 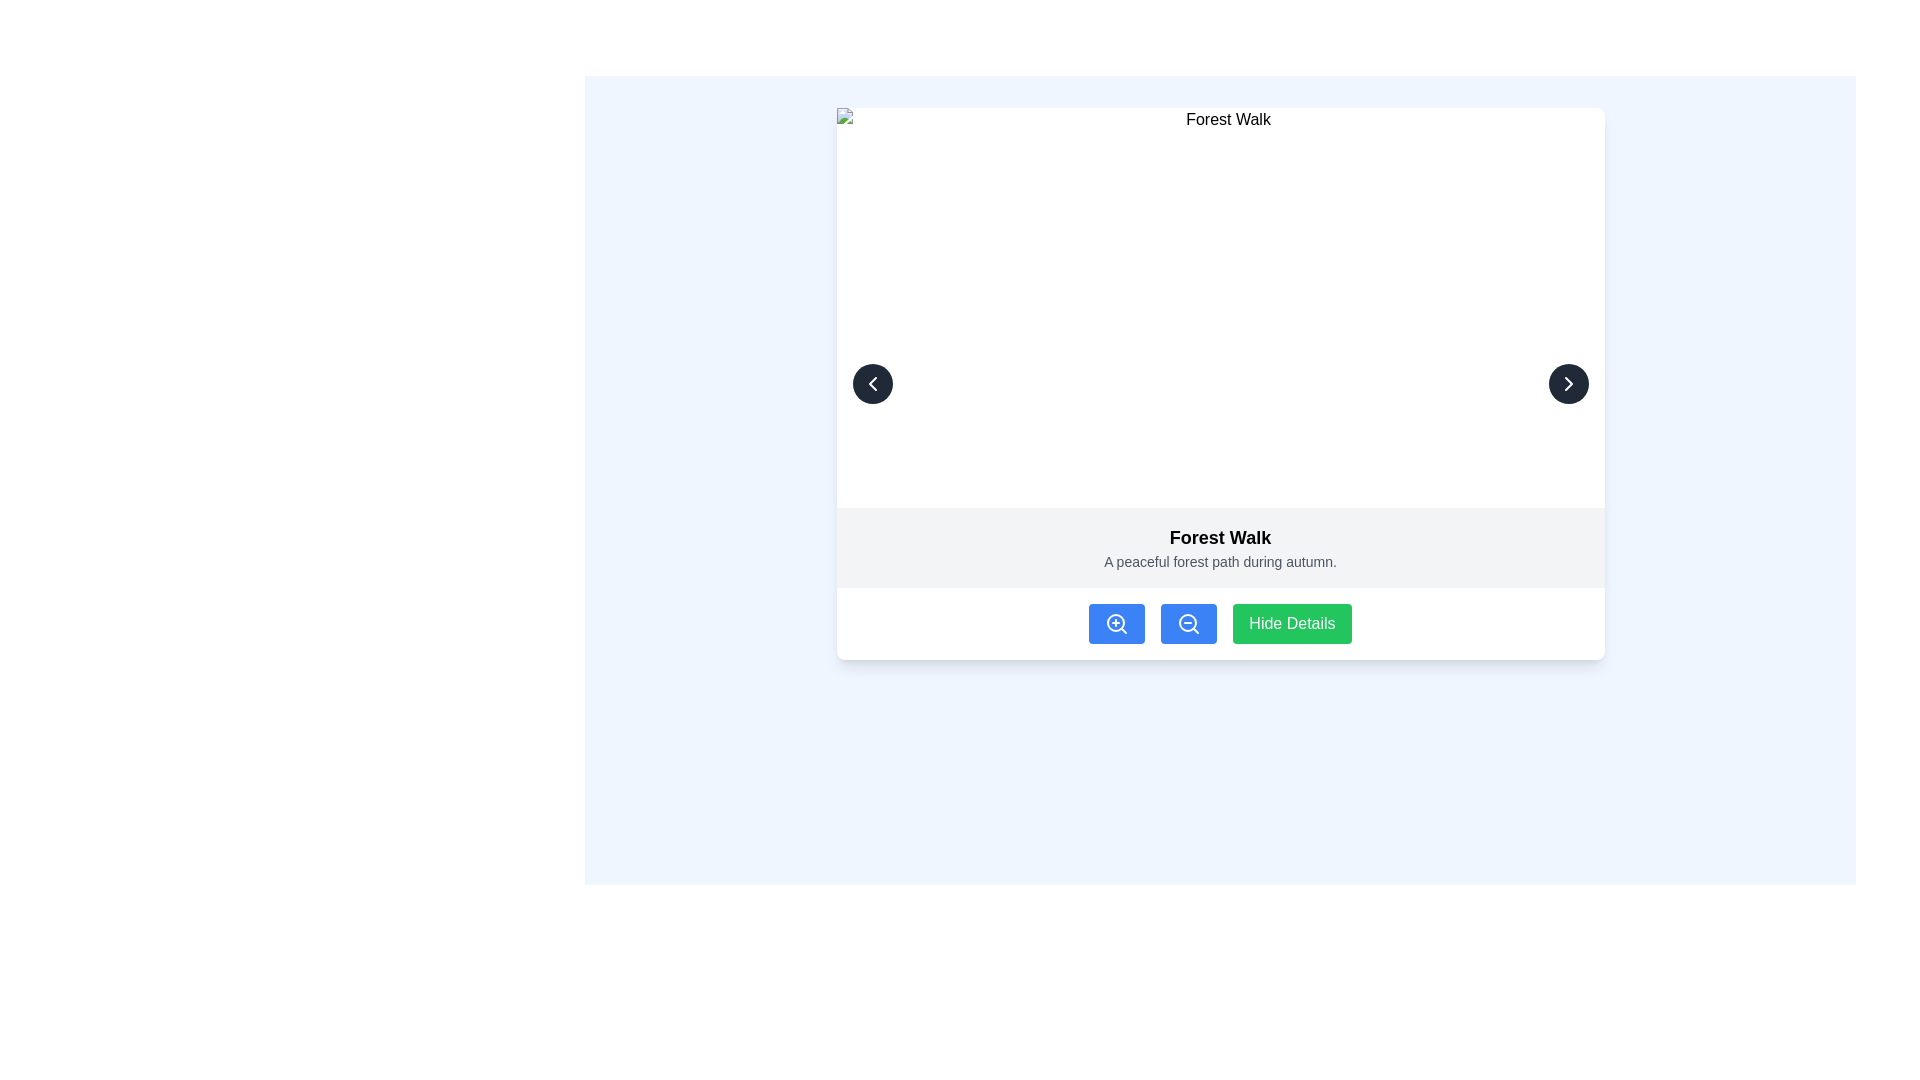 I want to click on the zoom in button located in the bottom bar of the interface, which is the leftmost icon in a group of three buttons, to enhance visibility or provide more detail, so click(x=1116, y=623).